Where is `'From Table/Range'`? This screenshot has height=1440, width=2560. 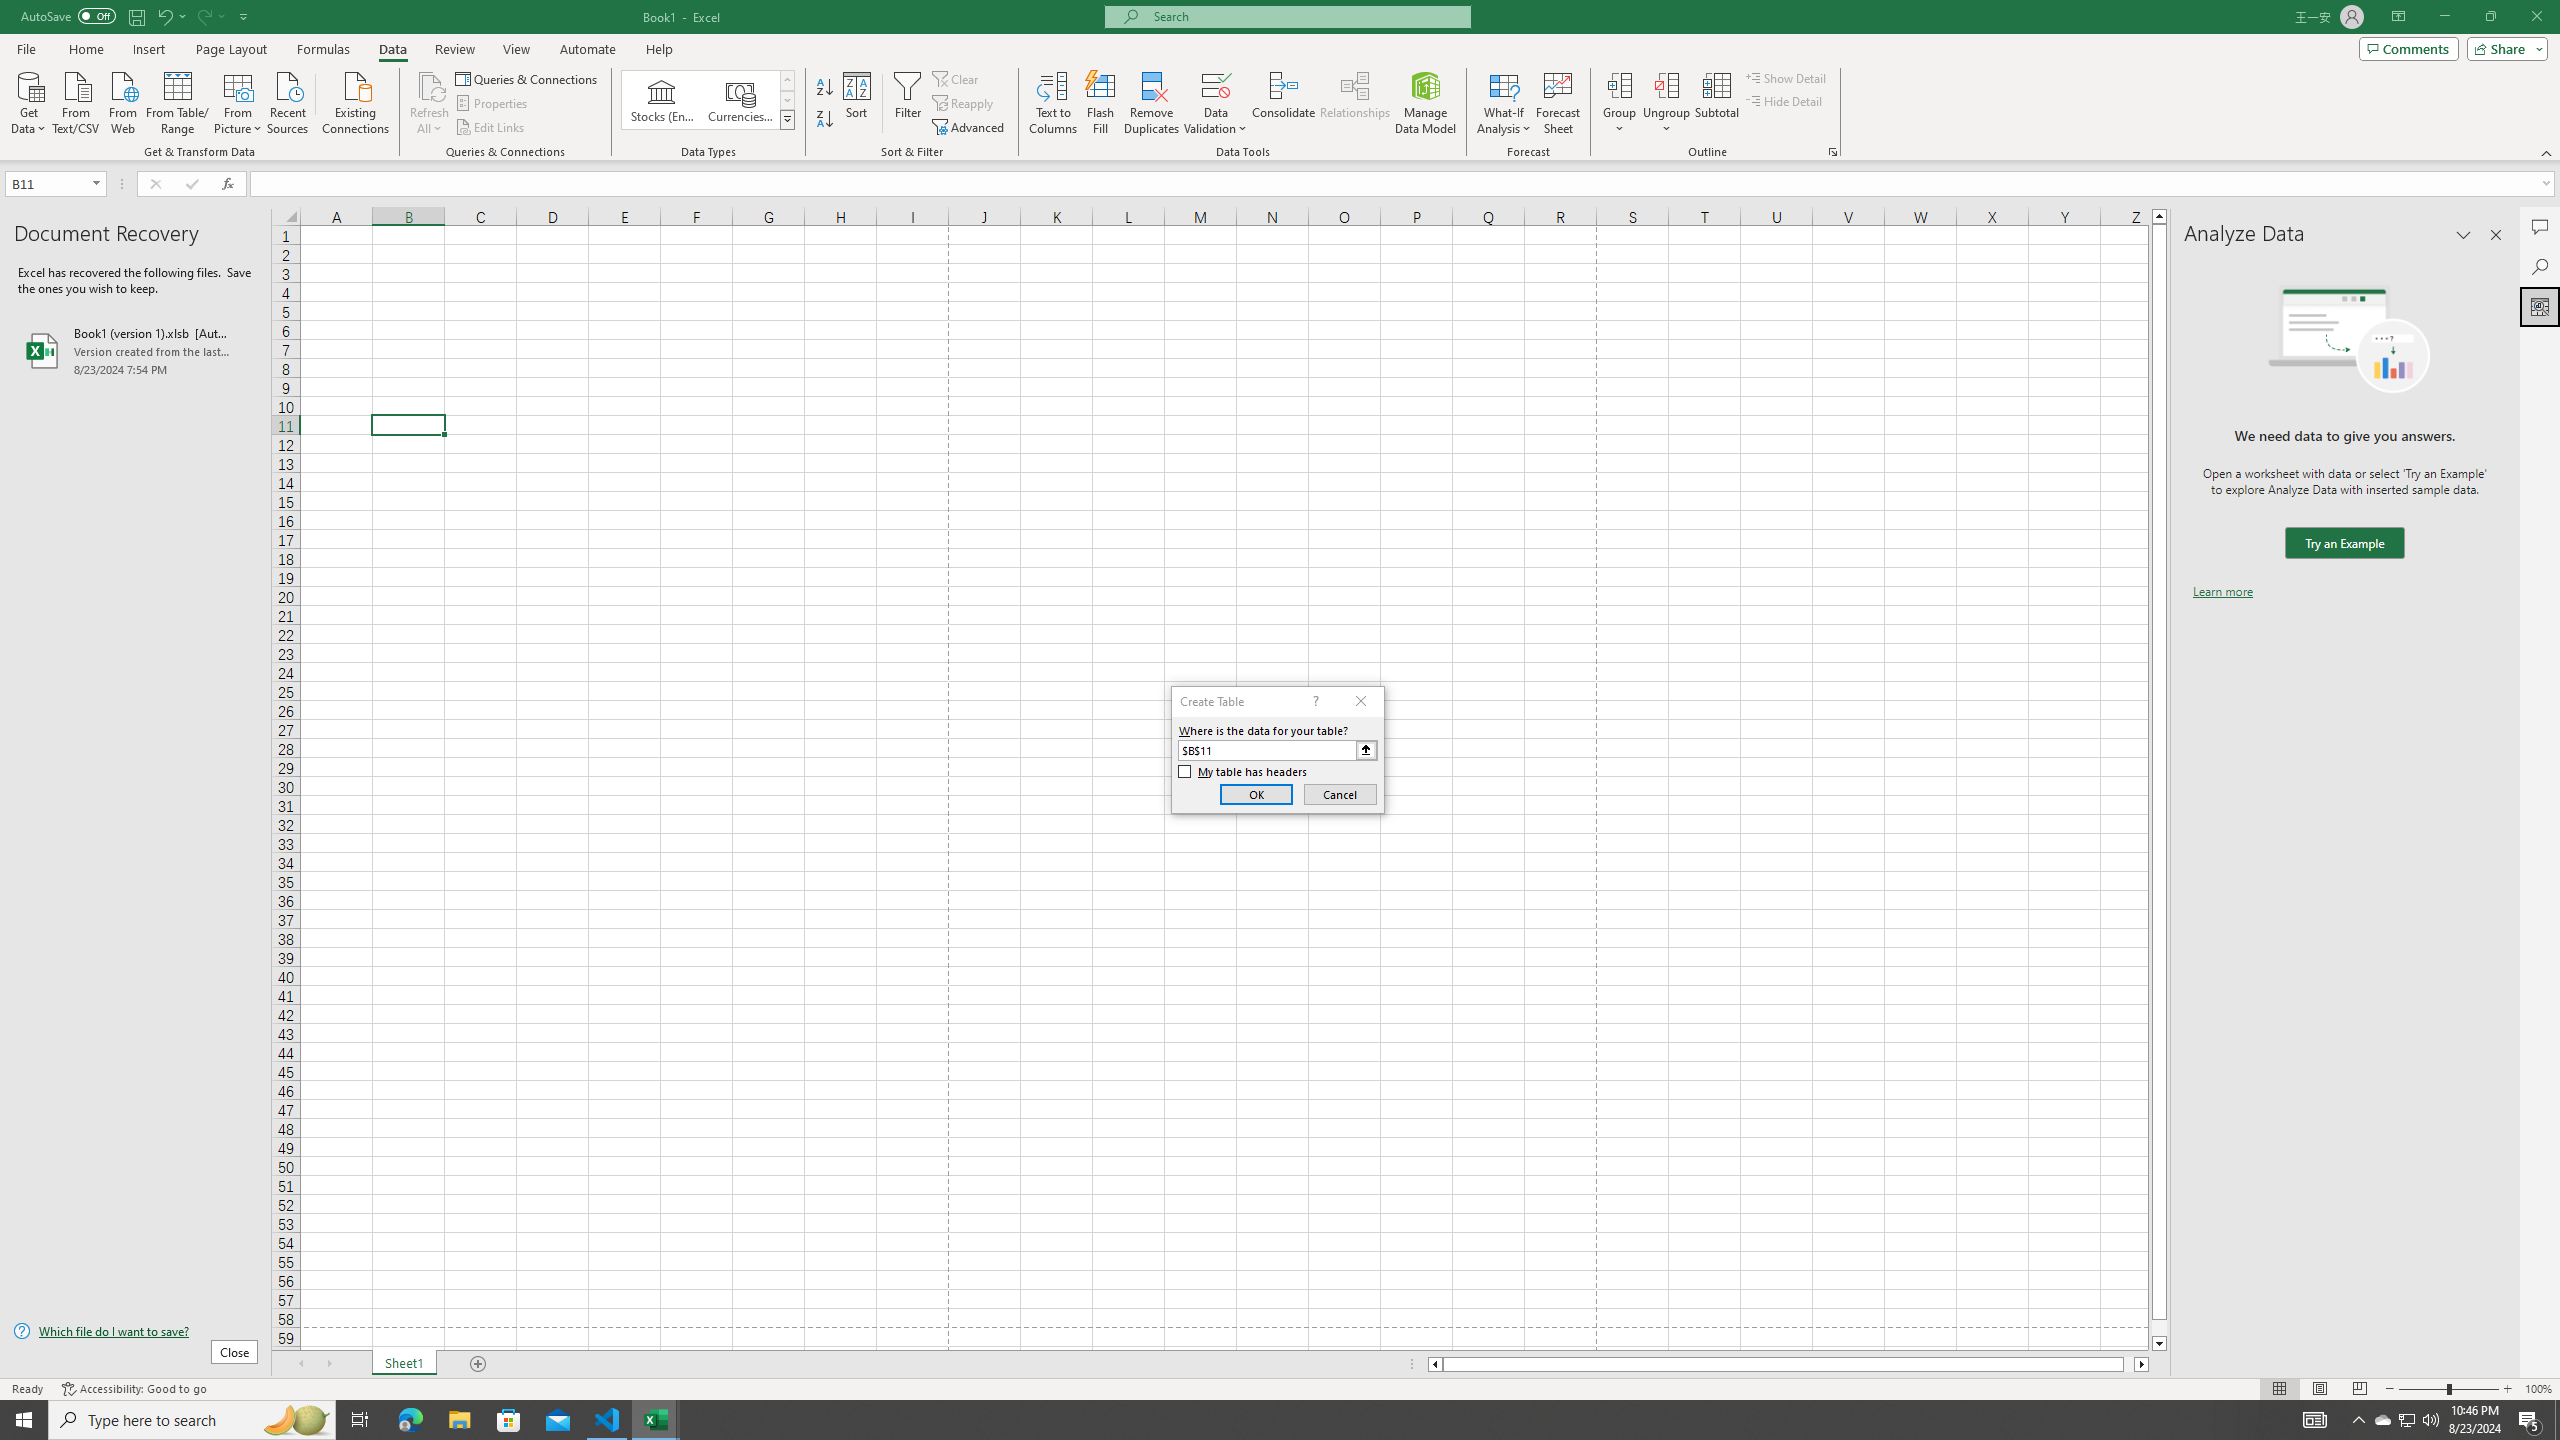
'From Table/Range' is located at coordinates (176, 100).